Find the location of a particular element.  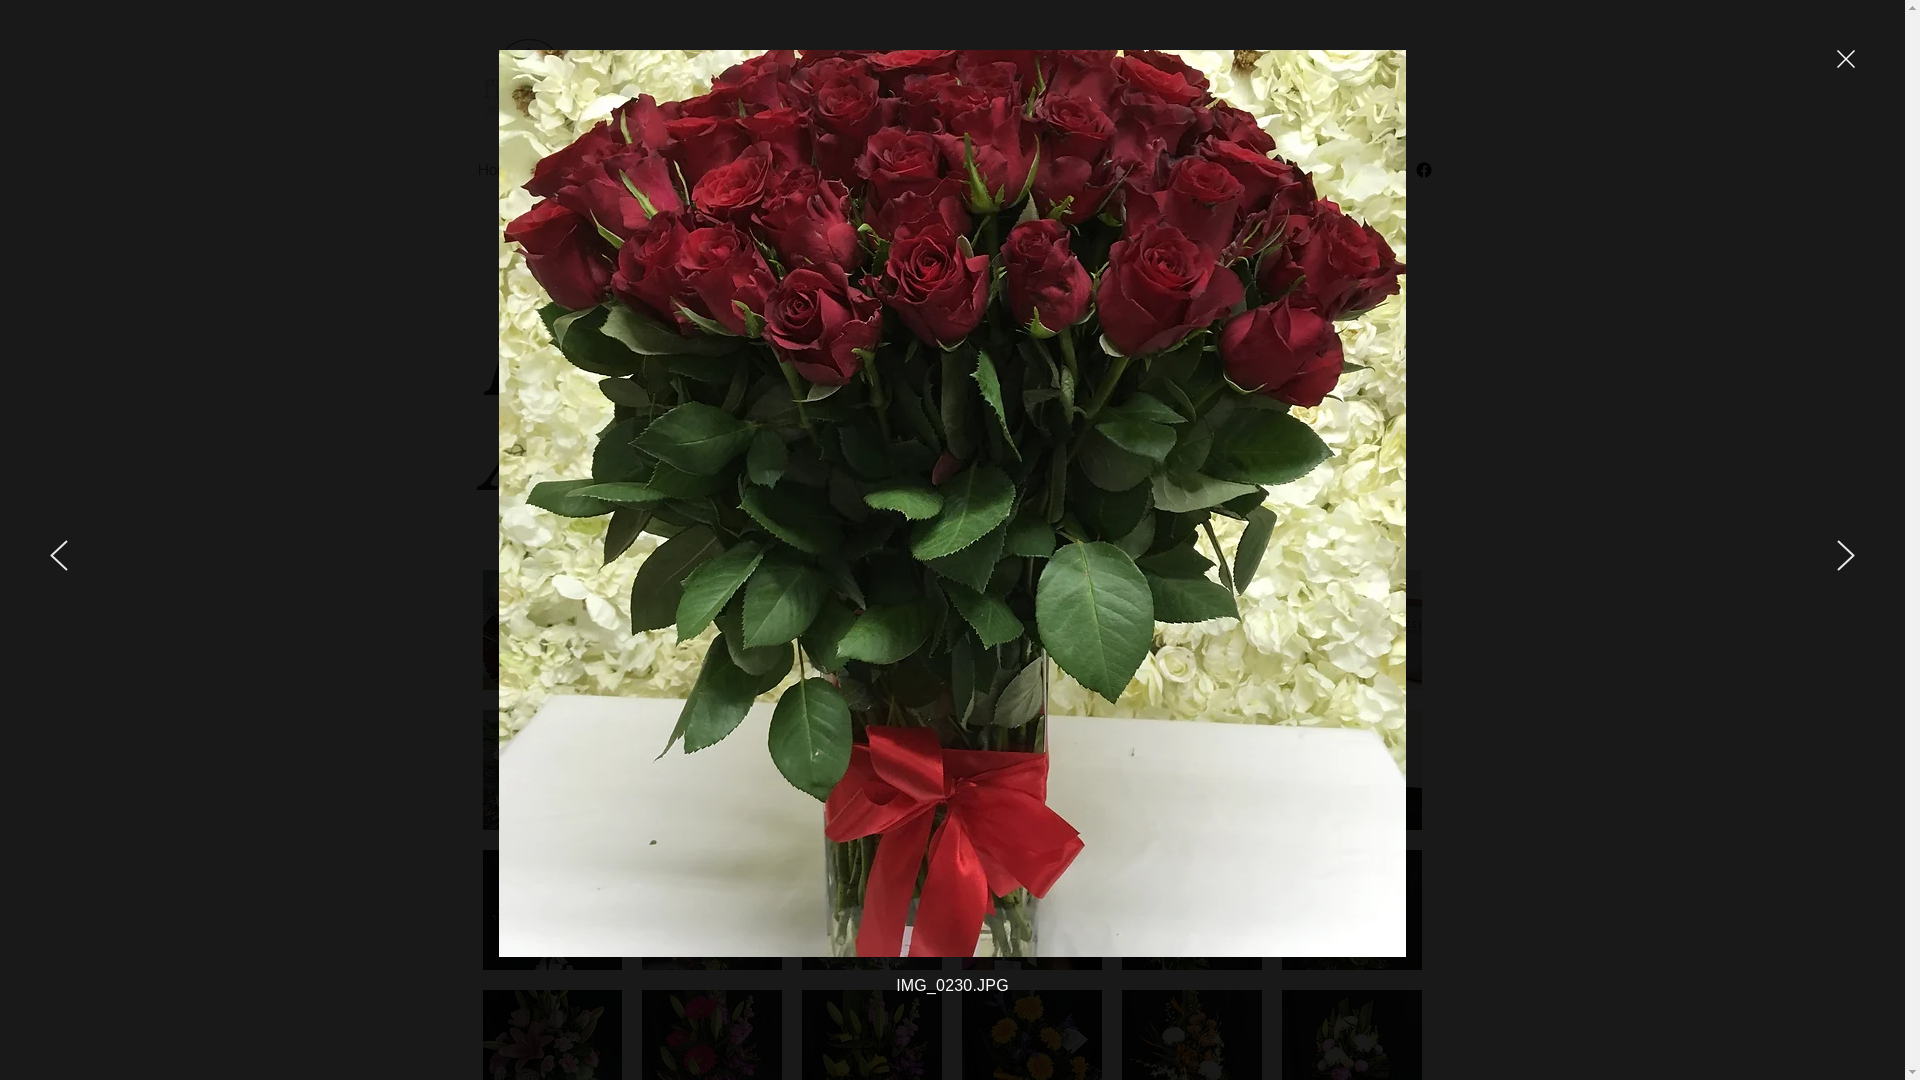

'Ceremonies' is located at coordinates (685, 168).